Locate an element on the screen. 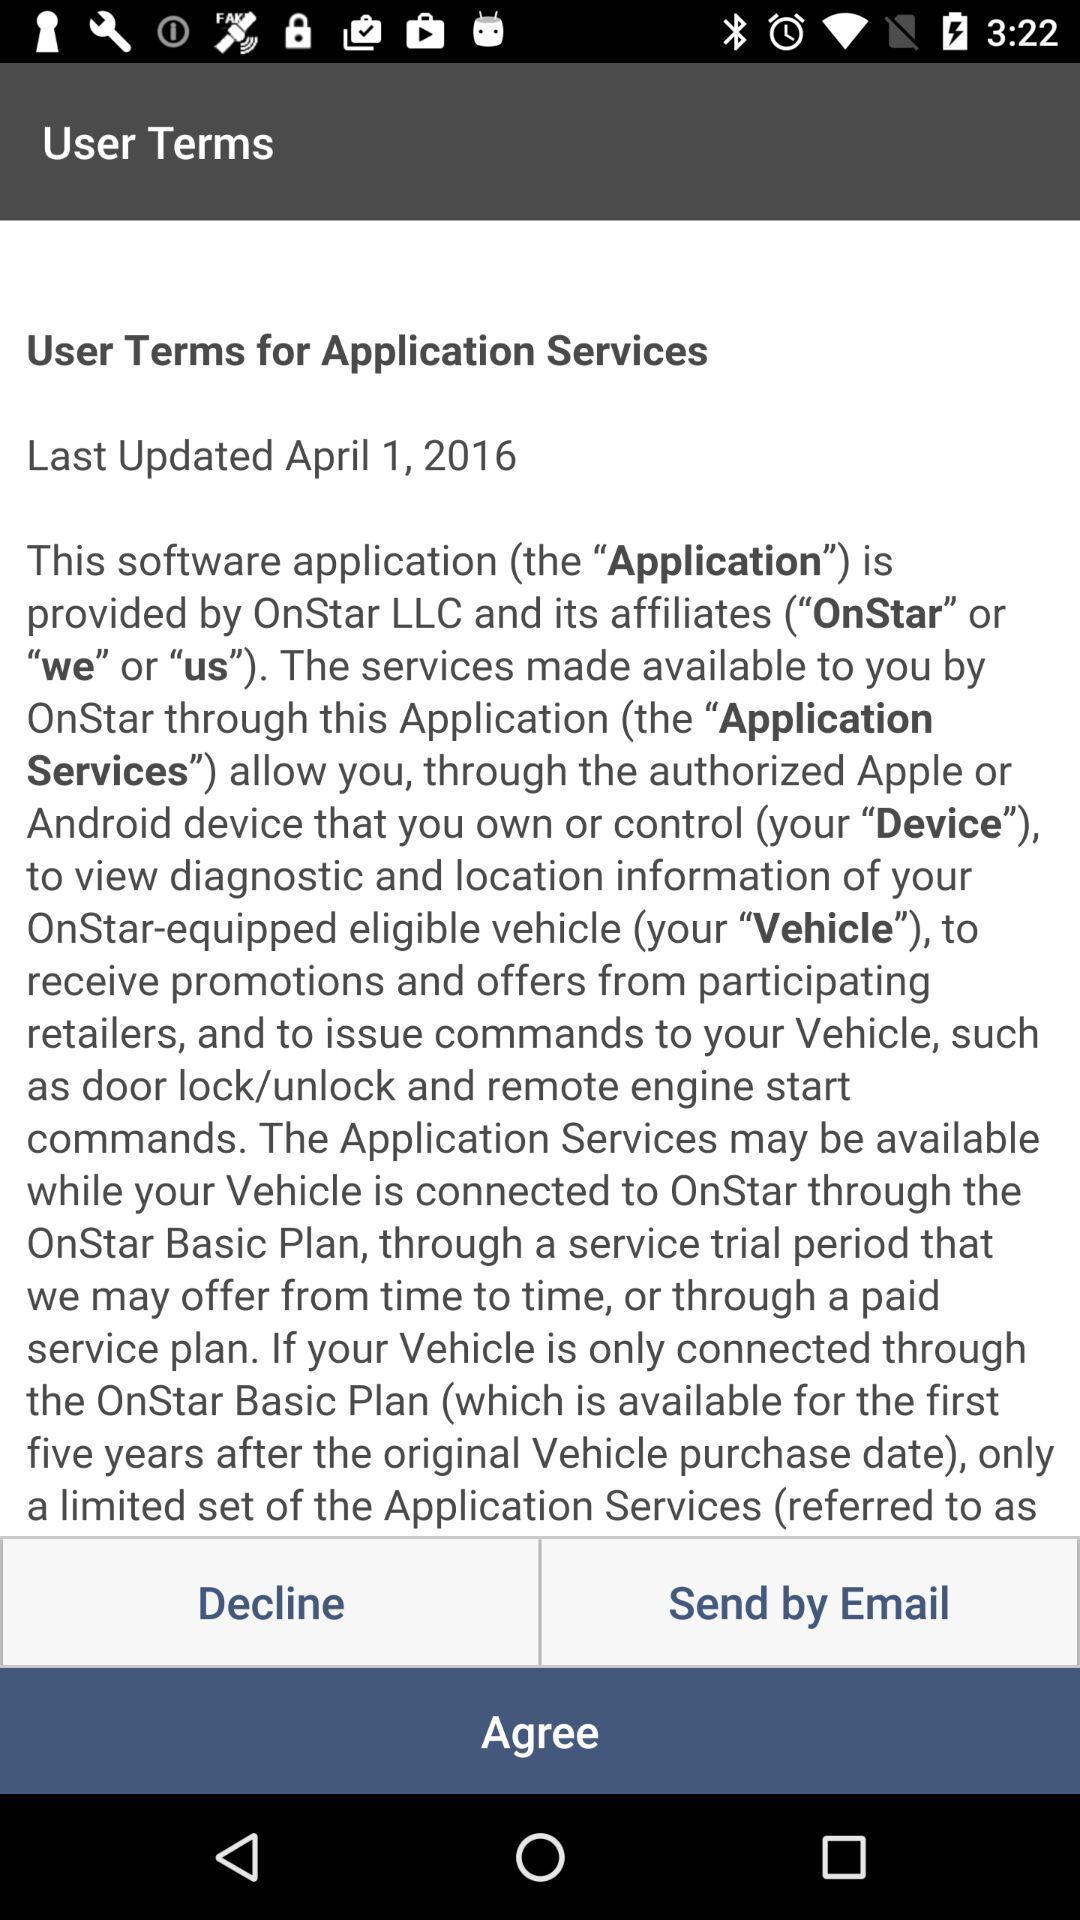 The width and height of the screenshot is (1080, 1920). icon above the decline is located at coordinates (540, 878).